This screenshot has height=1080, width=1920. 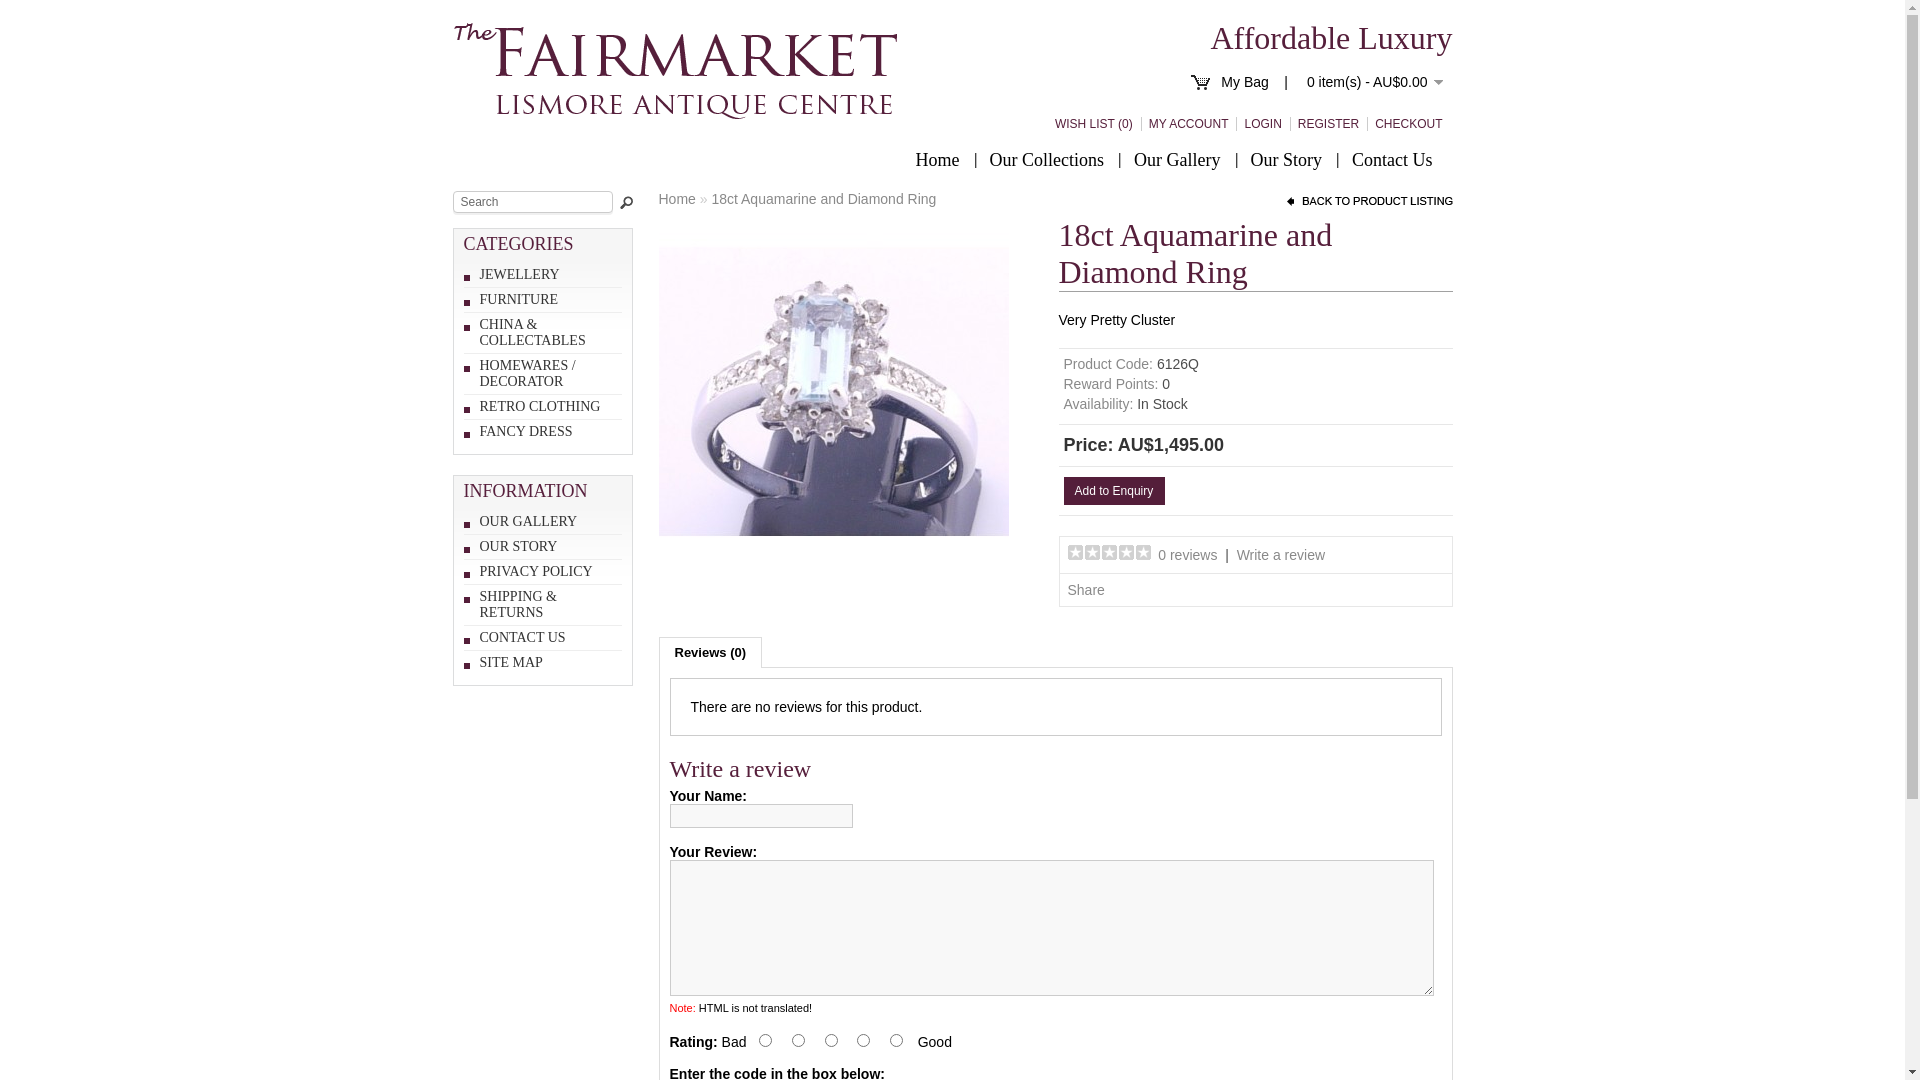 I want to click on '18ct Aquamarine and Diamond Ring', so click(x=823, y=199).